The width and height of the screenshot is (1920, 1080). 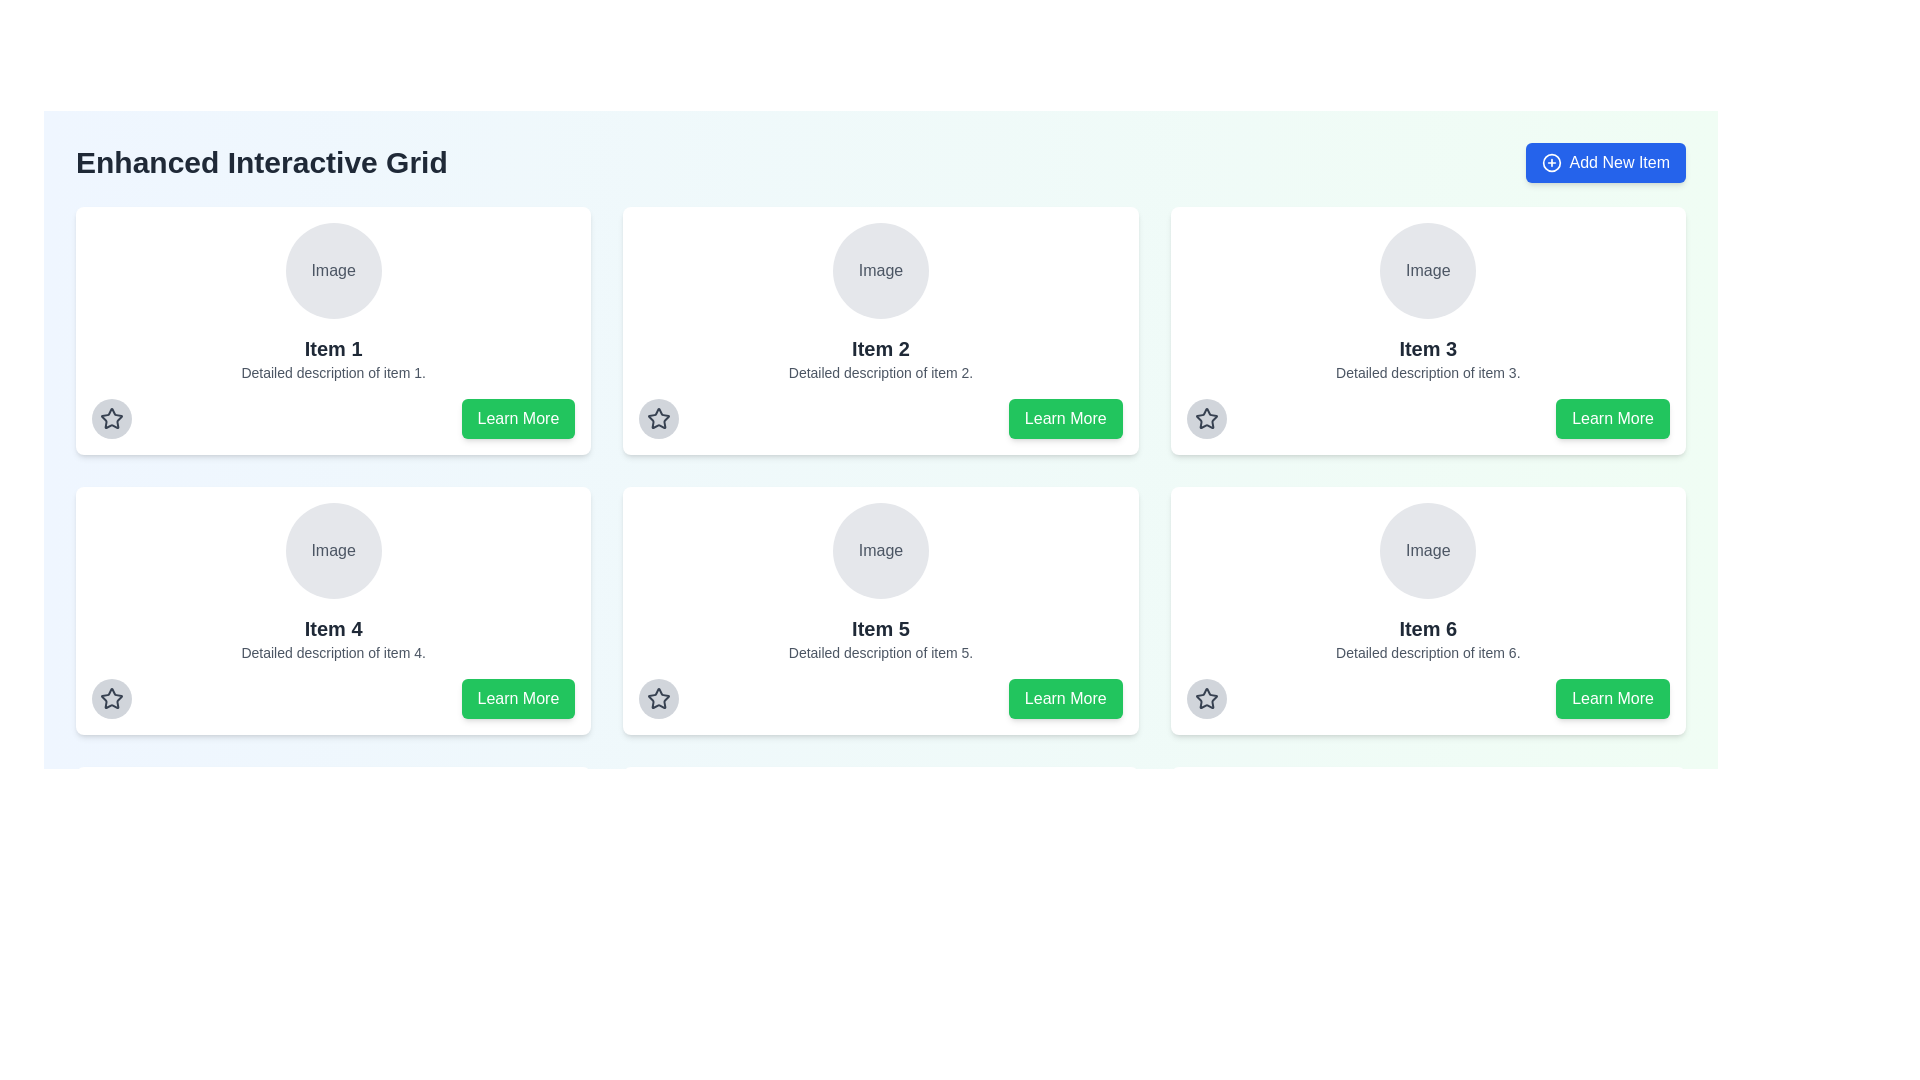 I want to click on the supplementary description text element located at the bottom of the 'Item 6' card, underneath the title text 'Item 6', so click(x=1427, y=652).